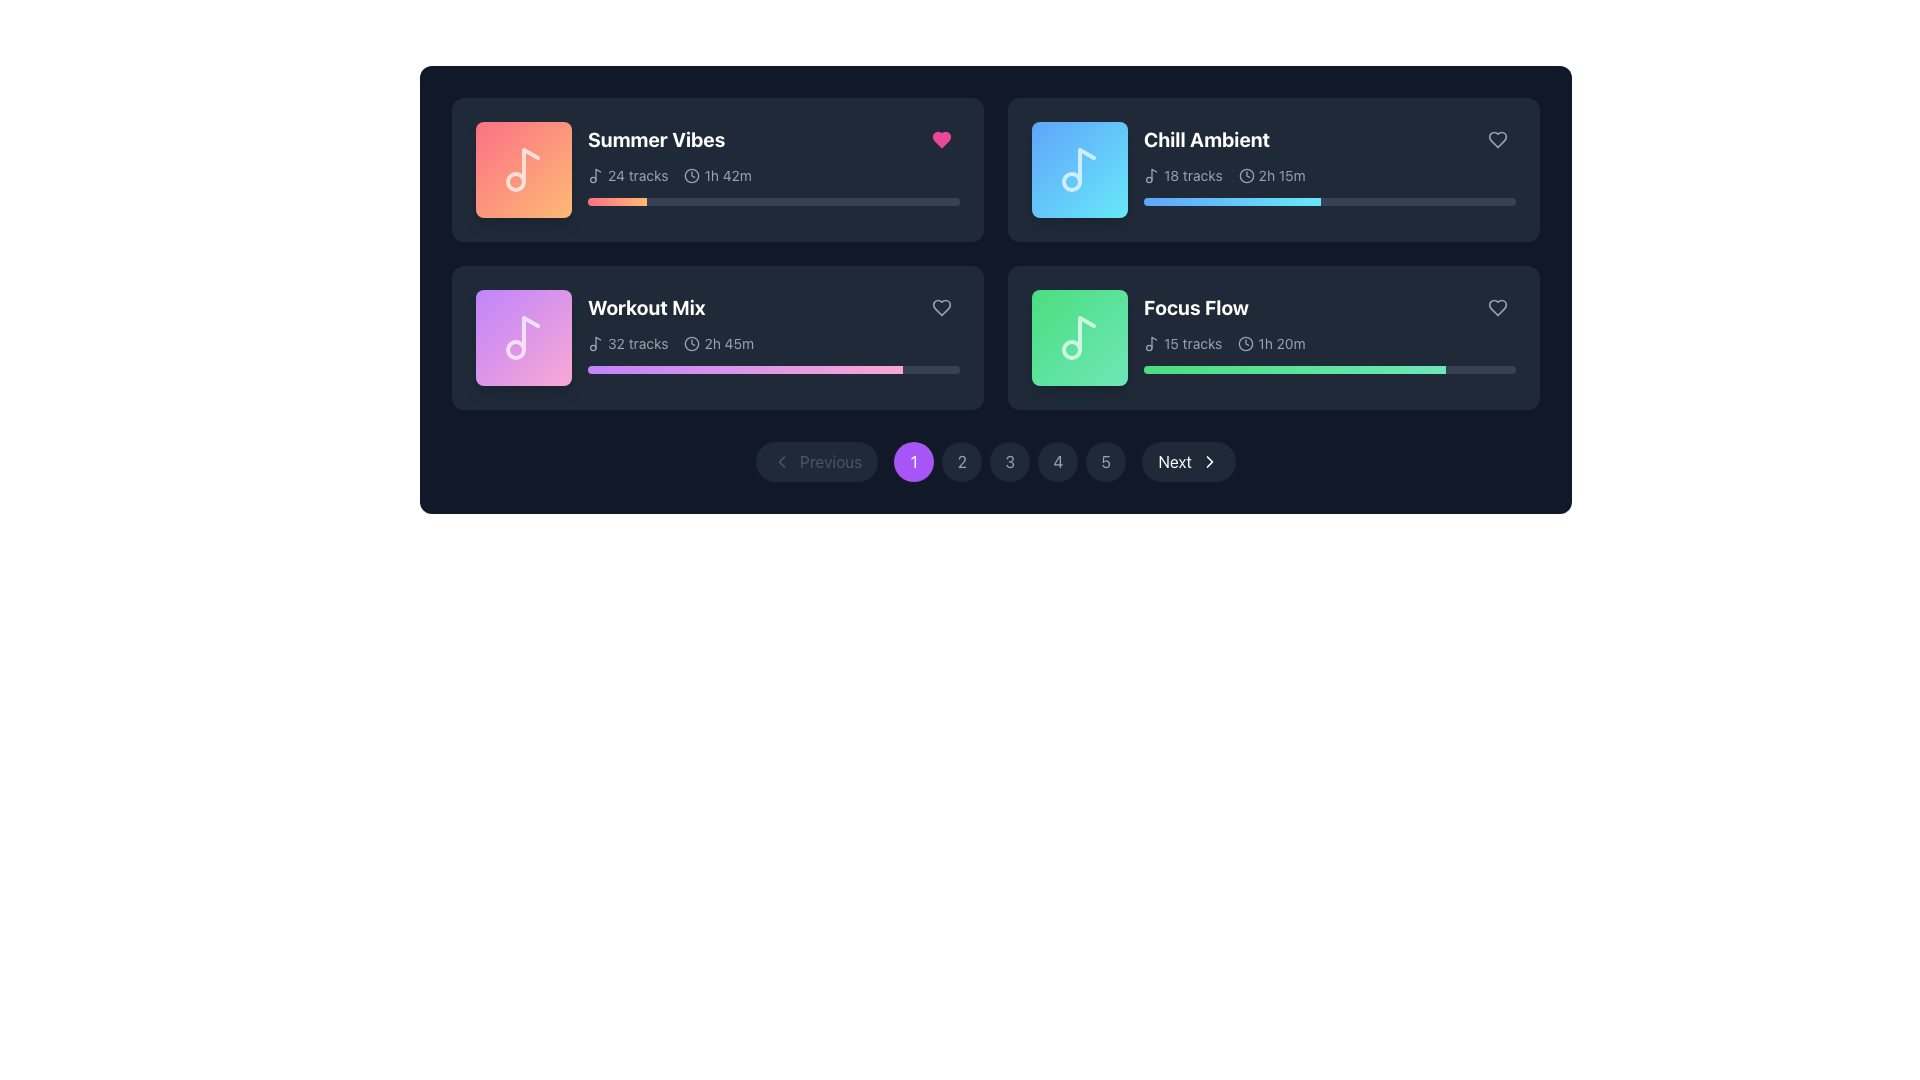 The height and width of the screenshot is (1080, 1920). Describe the element at coordinates (1070, 181) in the screenshot. I see `the small decorative SVG circle located at the bottom-left of the musical note icon within the 'Chill Ambient' card` at that location.